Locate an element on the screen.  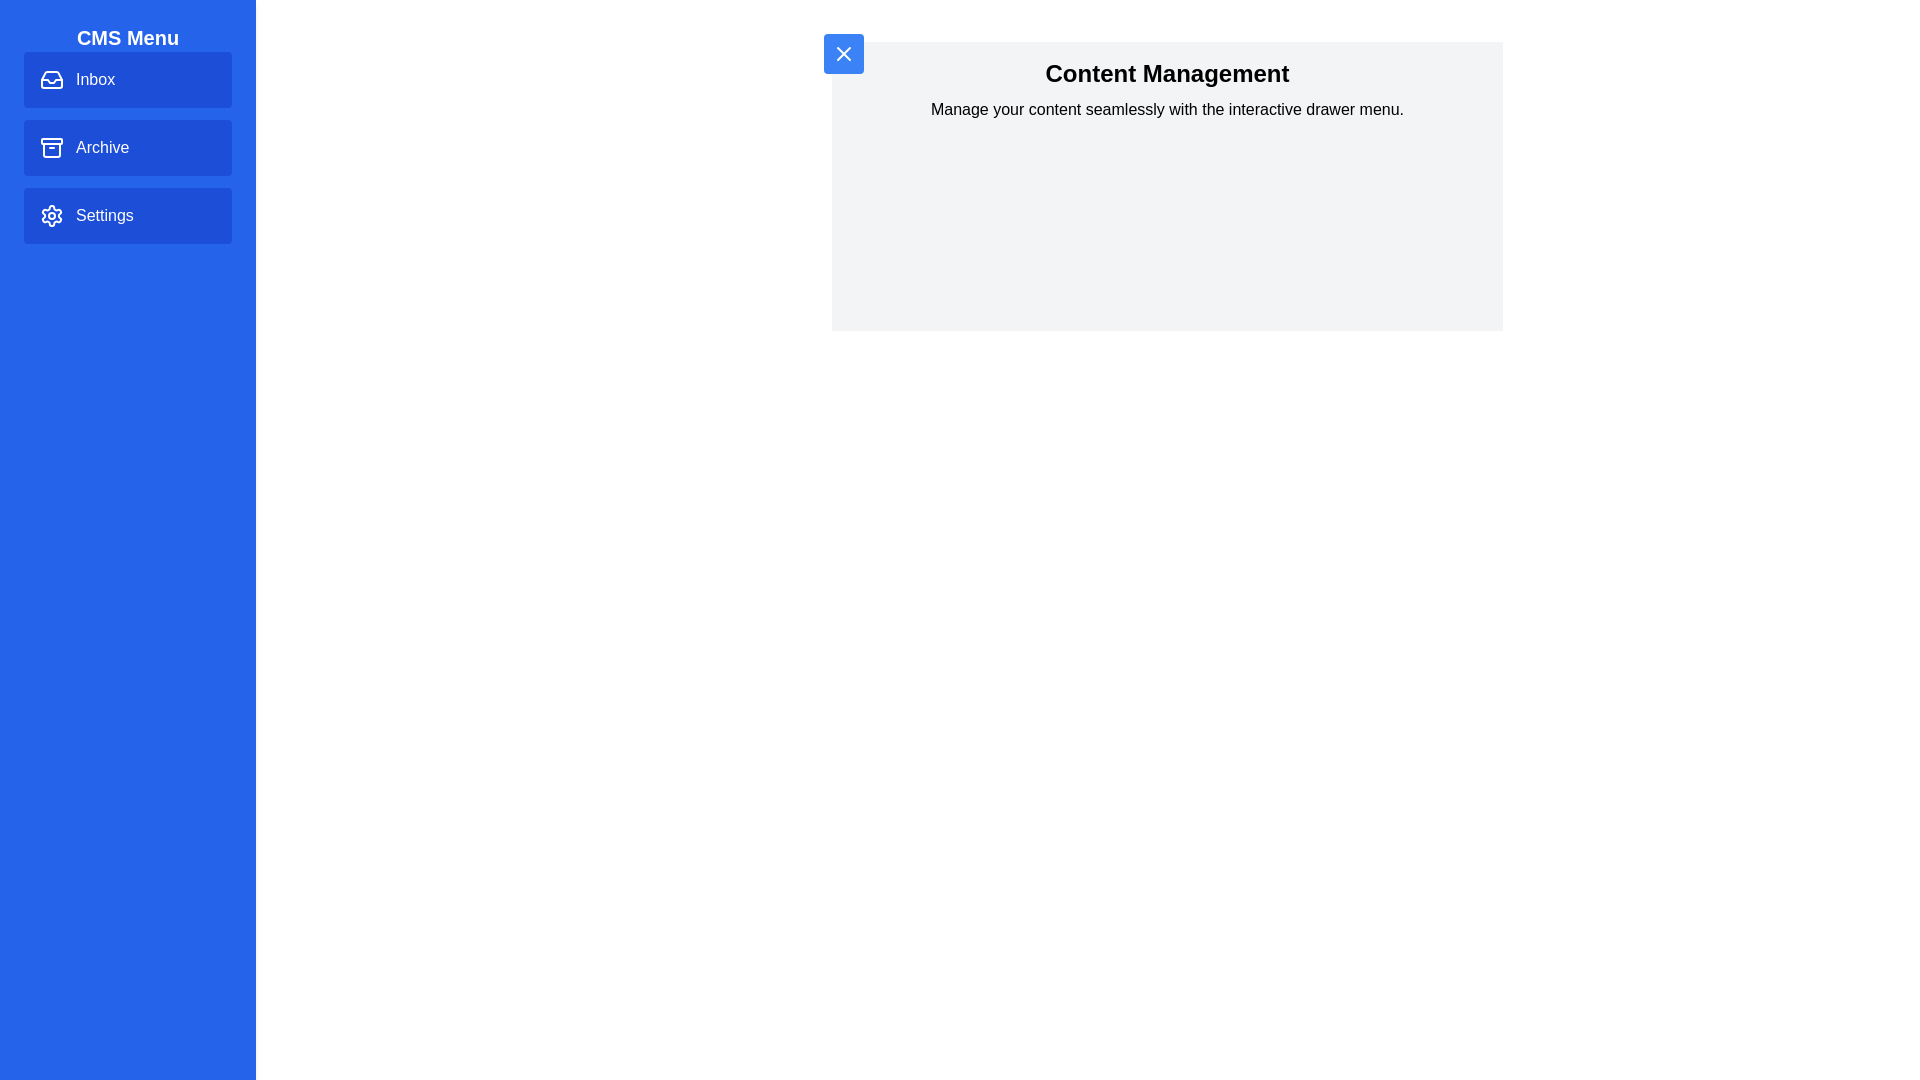
the menu item labeled Inbox to observe the hover effect is located at coordinates (127, 79).